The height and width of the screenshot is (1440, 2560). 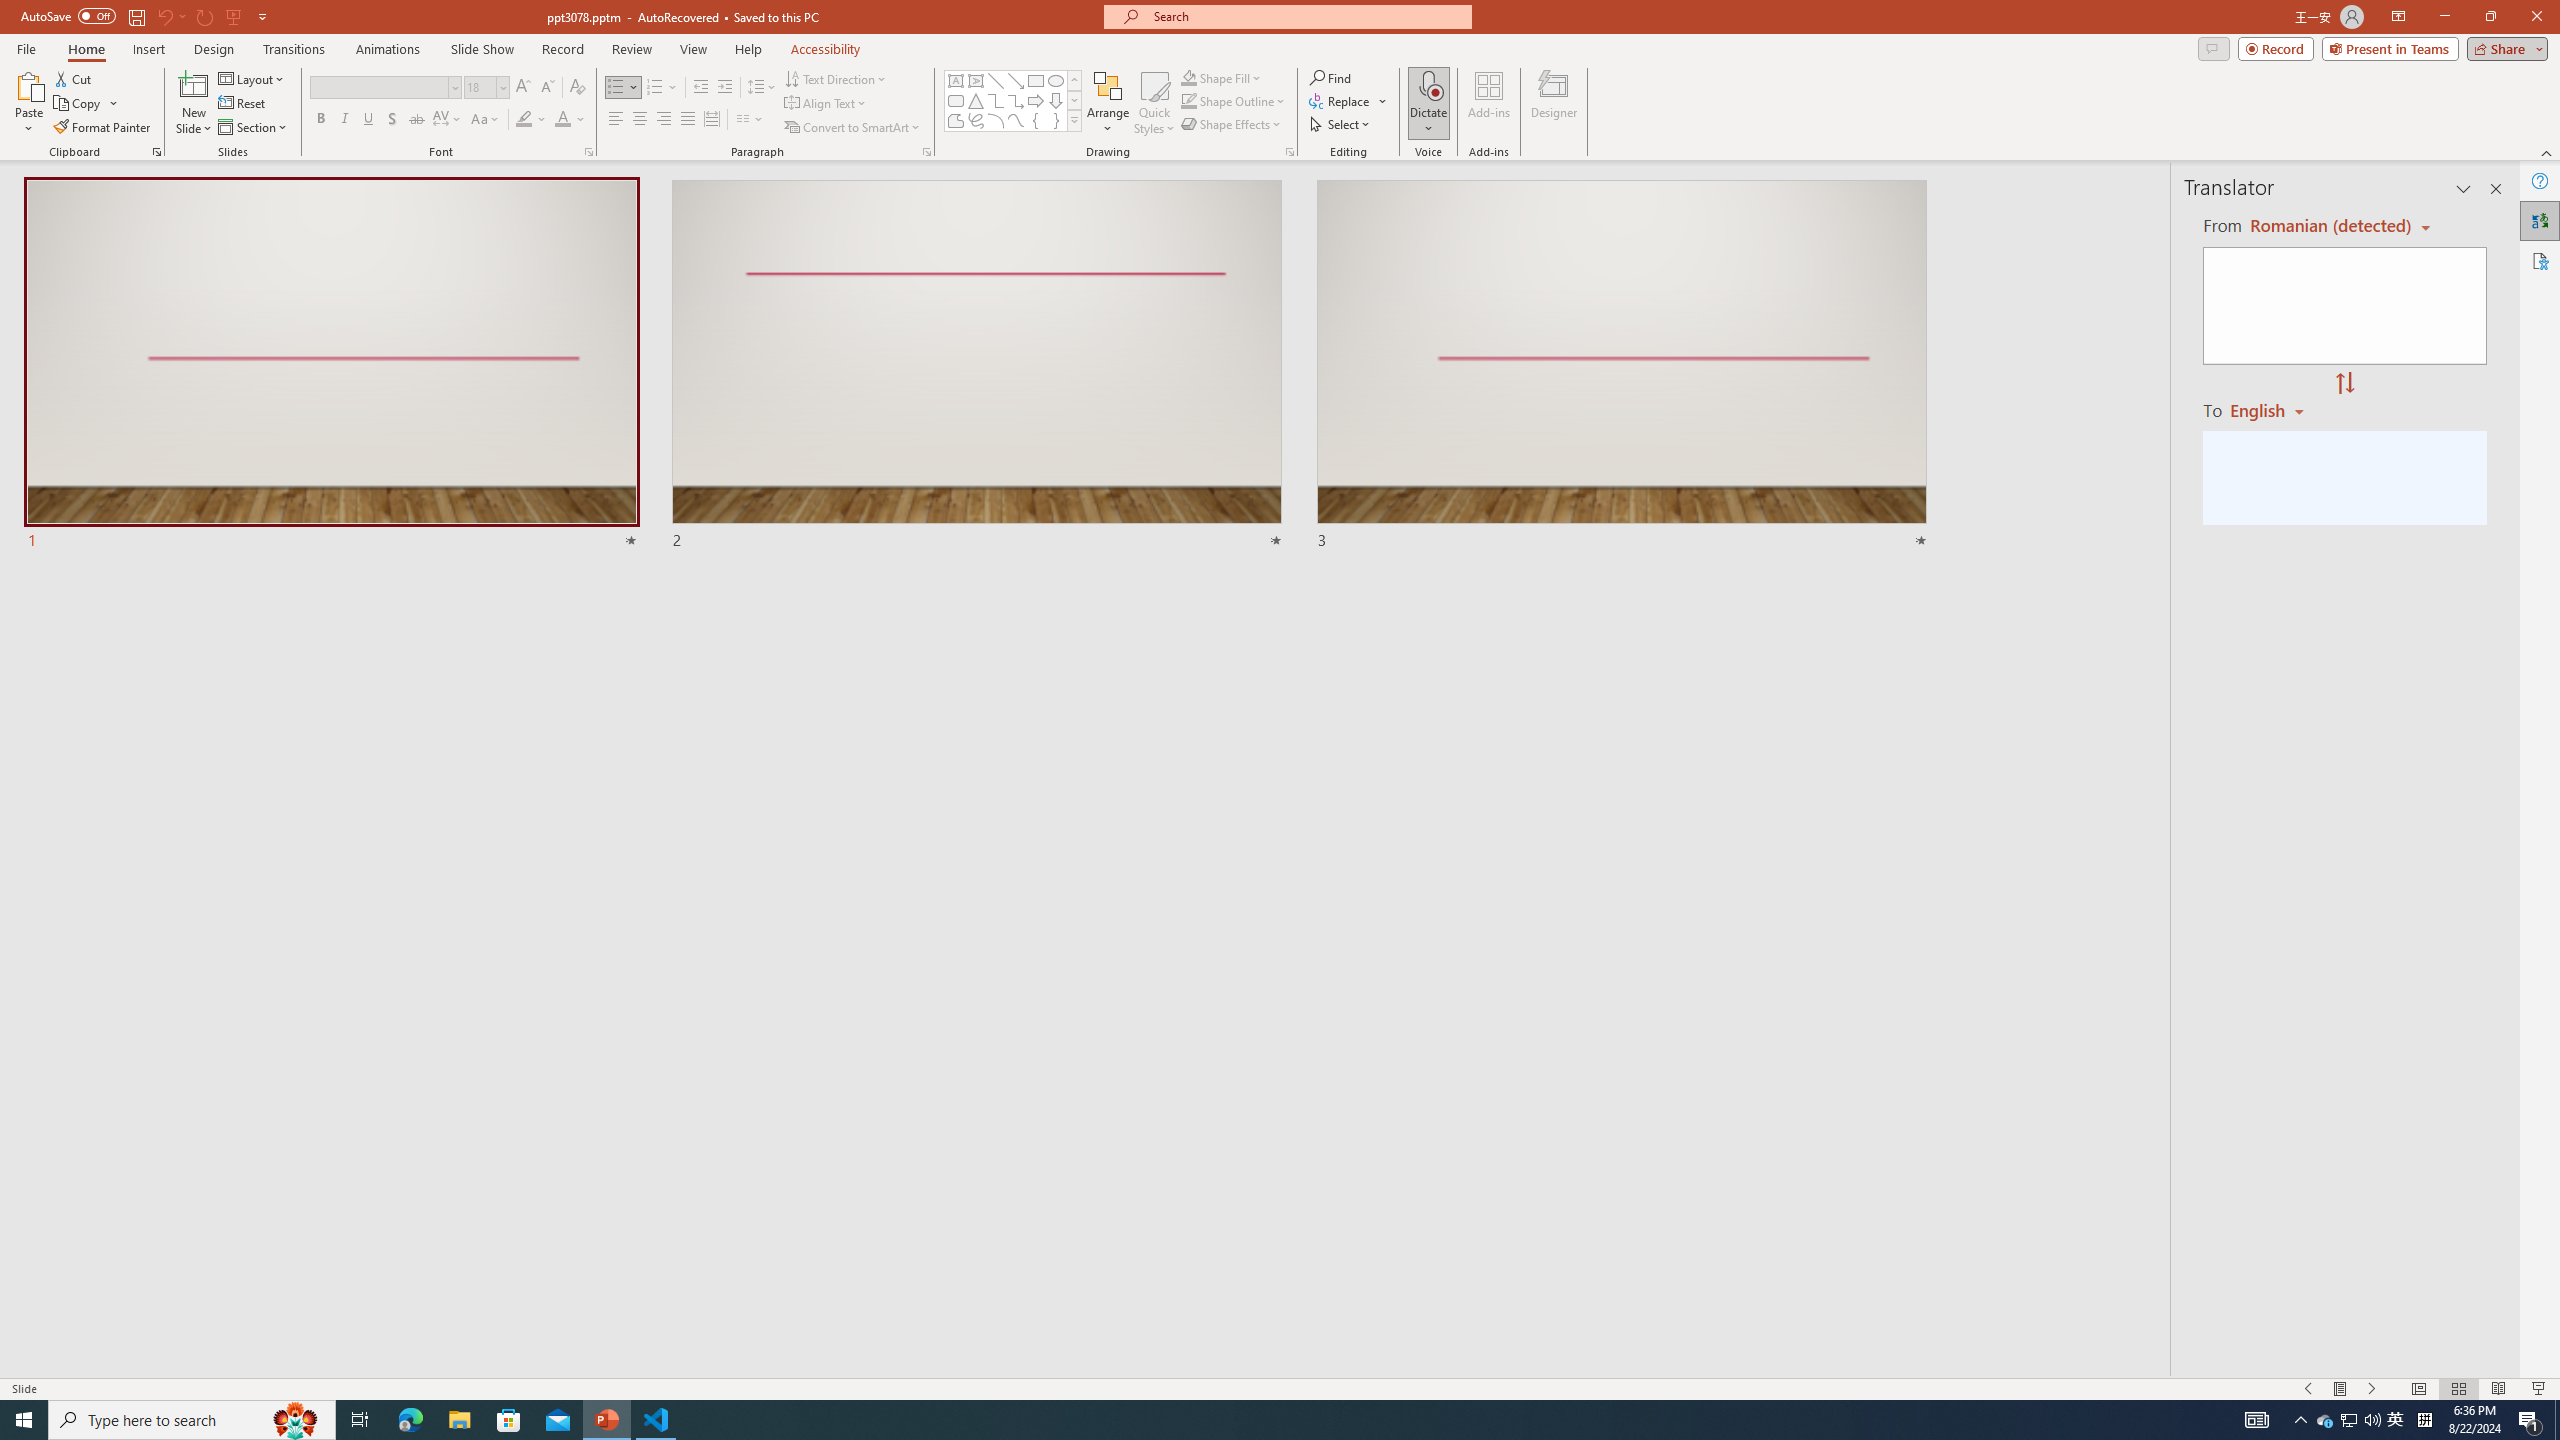 I want to click on 'Isosceles Triangle', so click(x=974, y=99).